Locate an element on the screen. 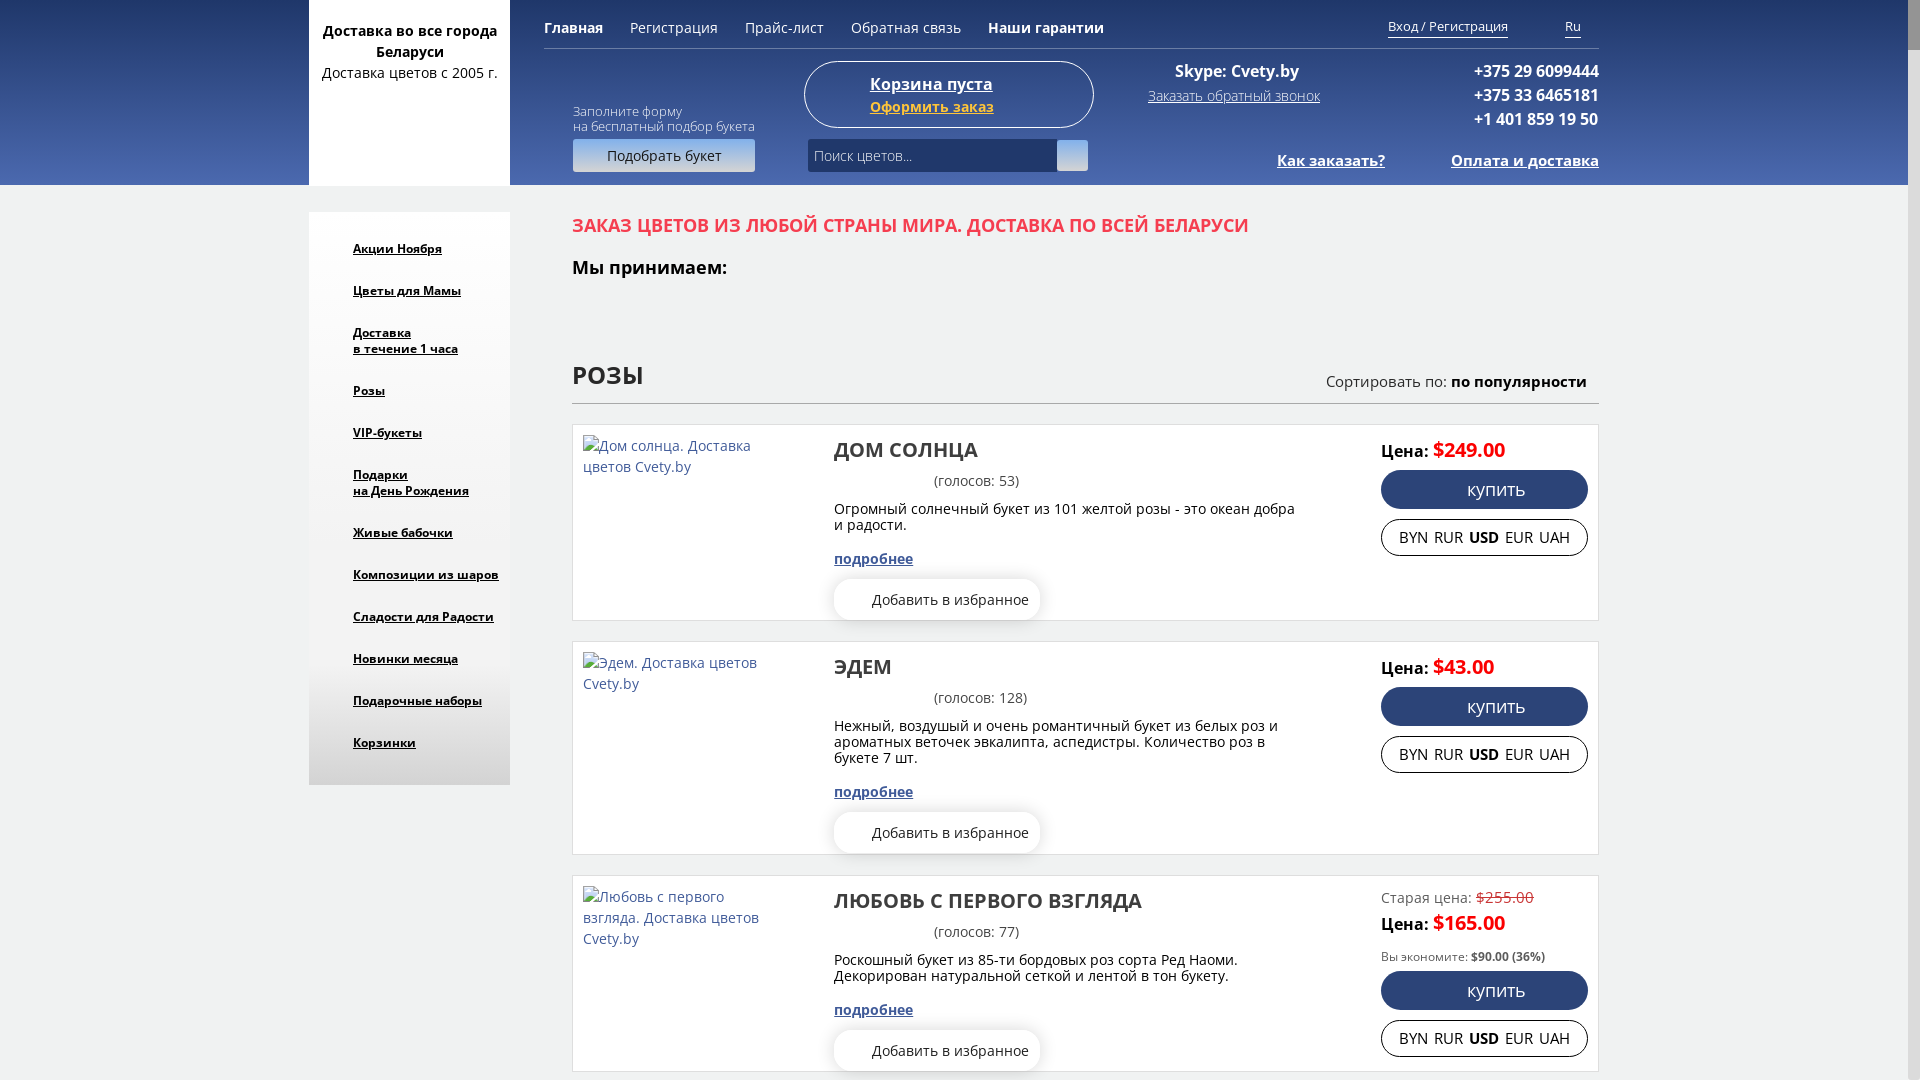 This screenshot has height=1080, width=1920. 'BYN' is located at coordinates (1414, 535).